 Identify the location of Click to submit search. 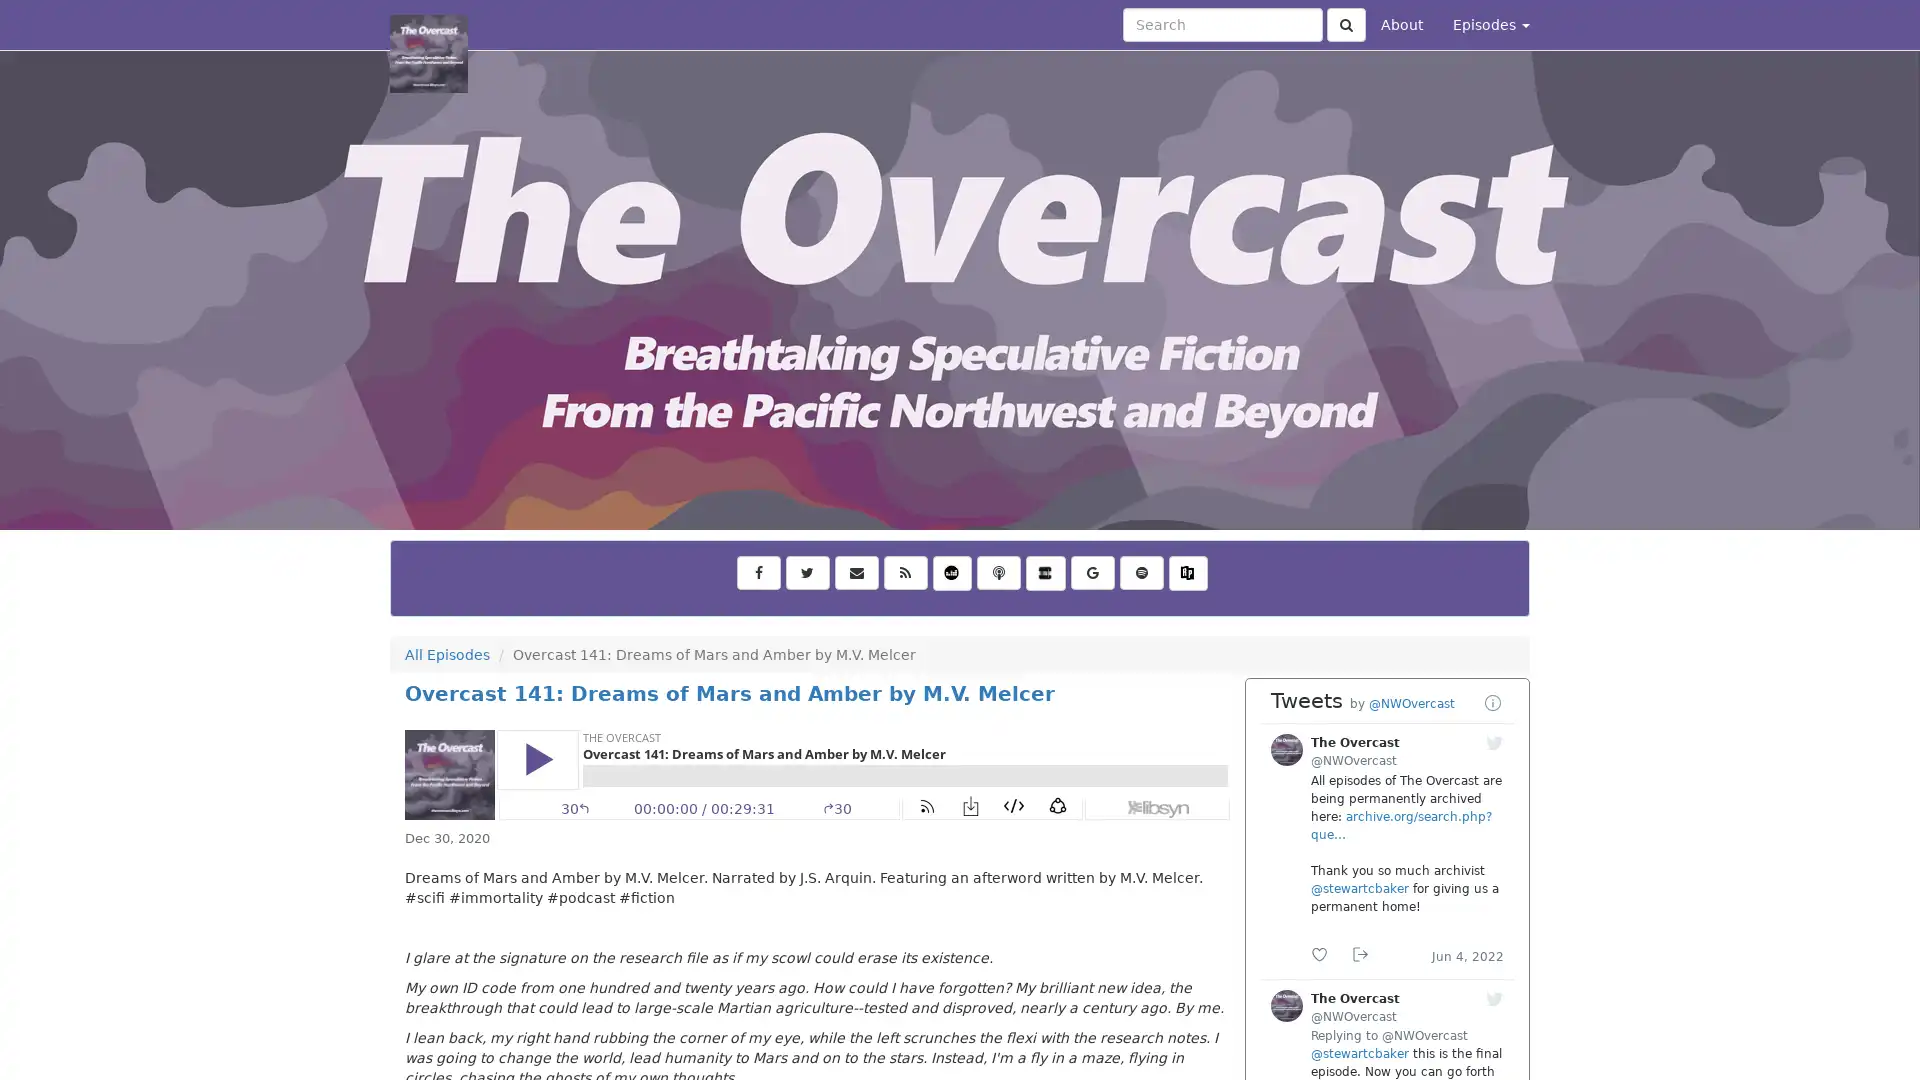
(1346, 24).